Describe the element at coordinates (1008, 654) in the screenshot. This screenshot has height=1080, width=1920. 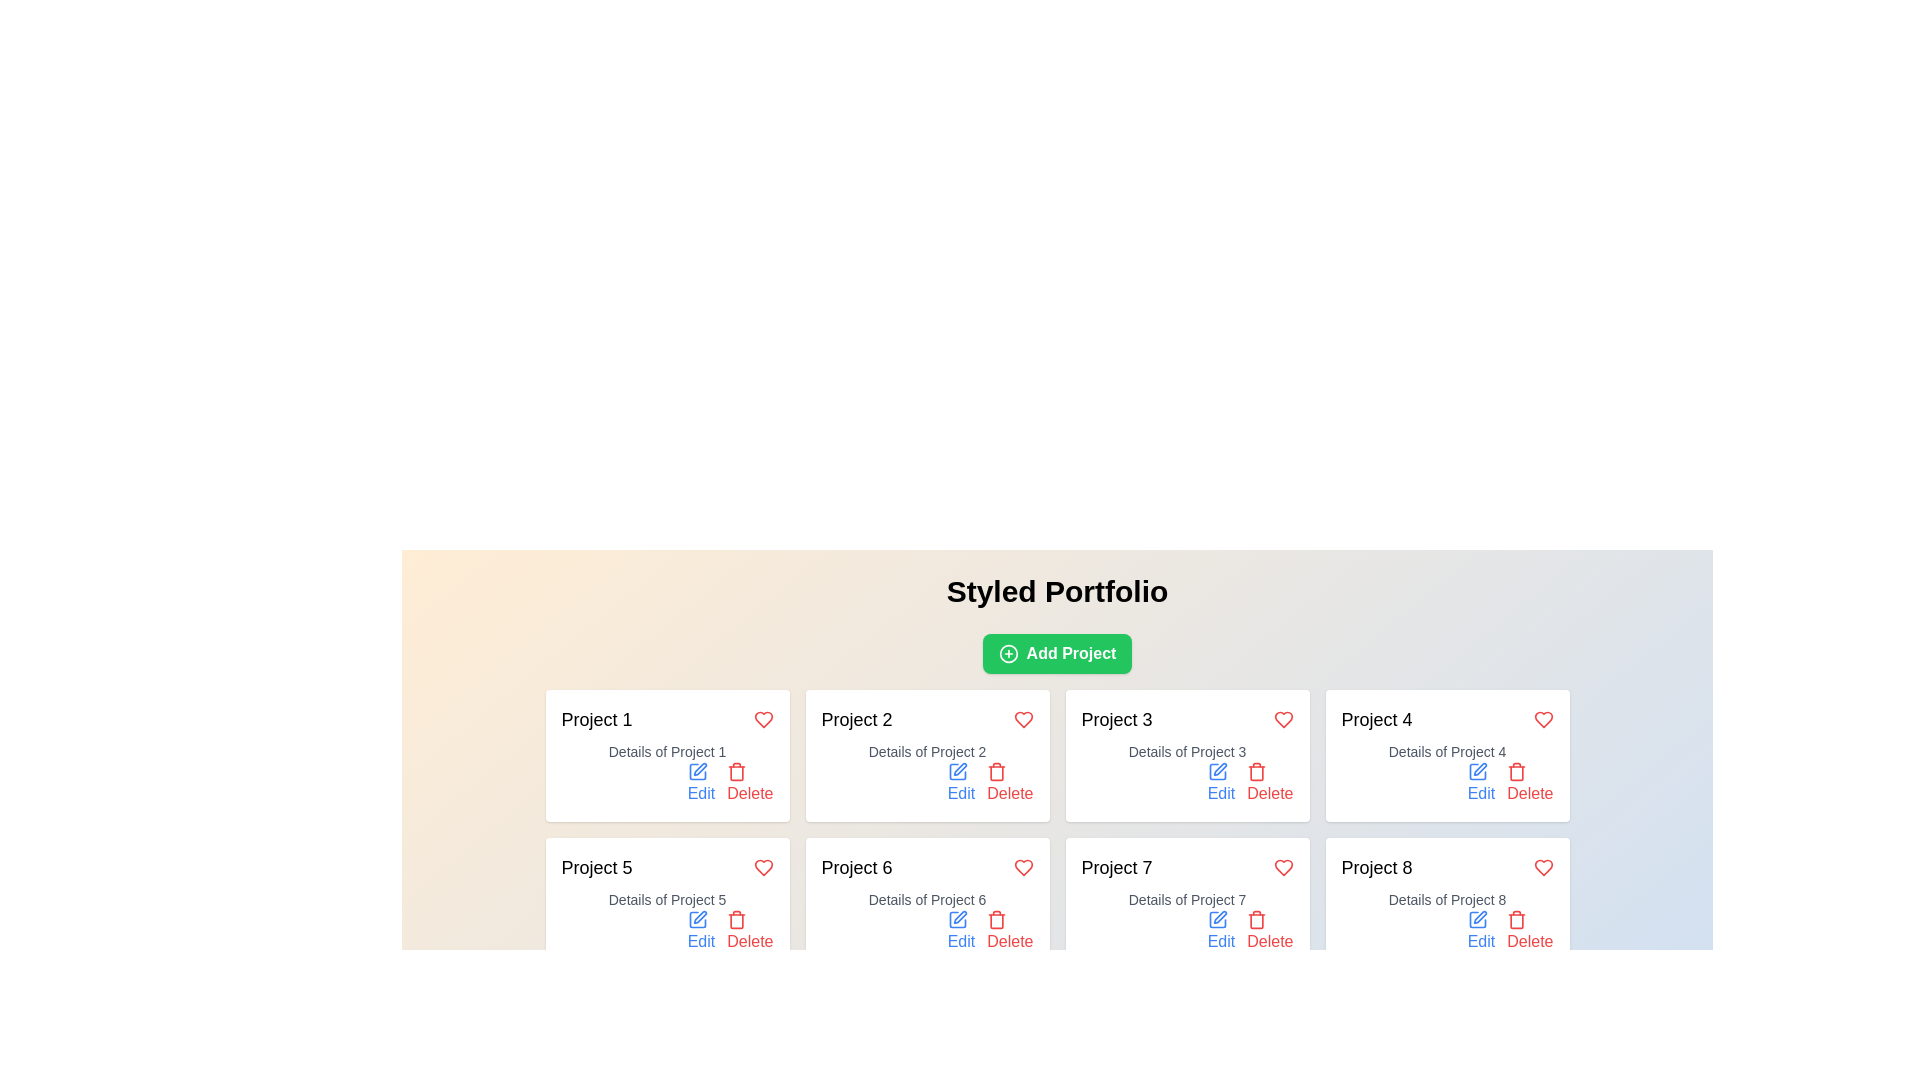
I see `the Circular Icon with Plus Sign located inside the 'Add Project' button to initiate the addition of a new project` at that location.